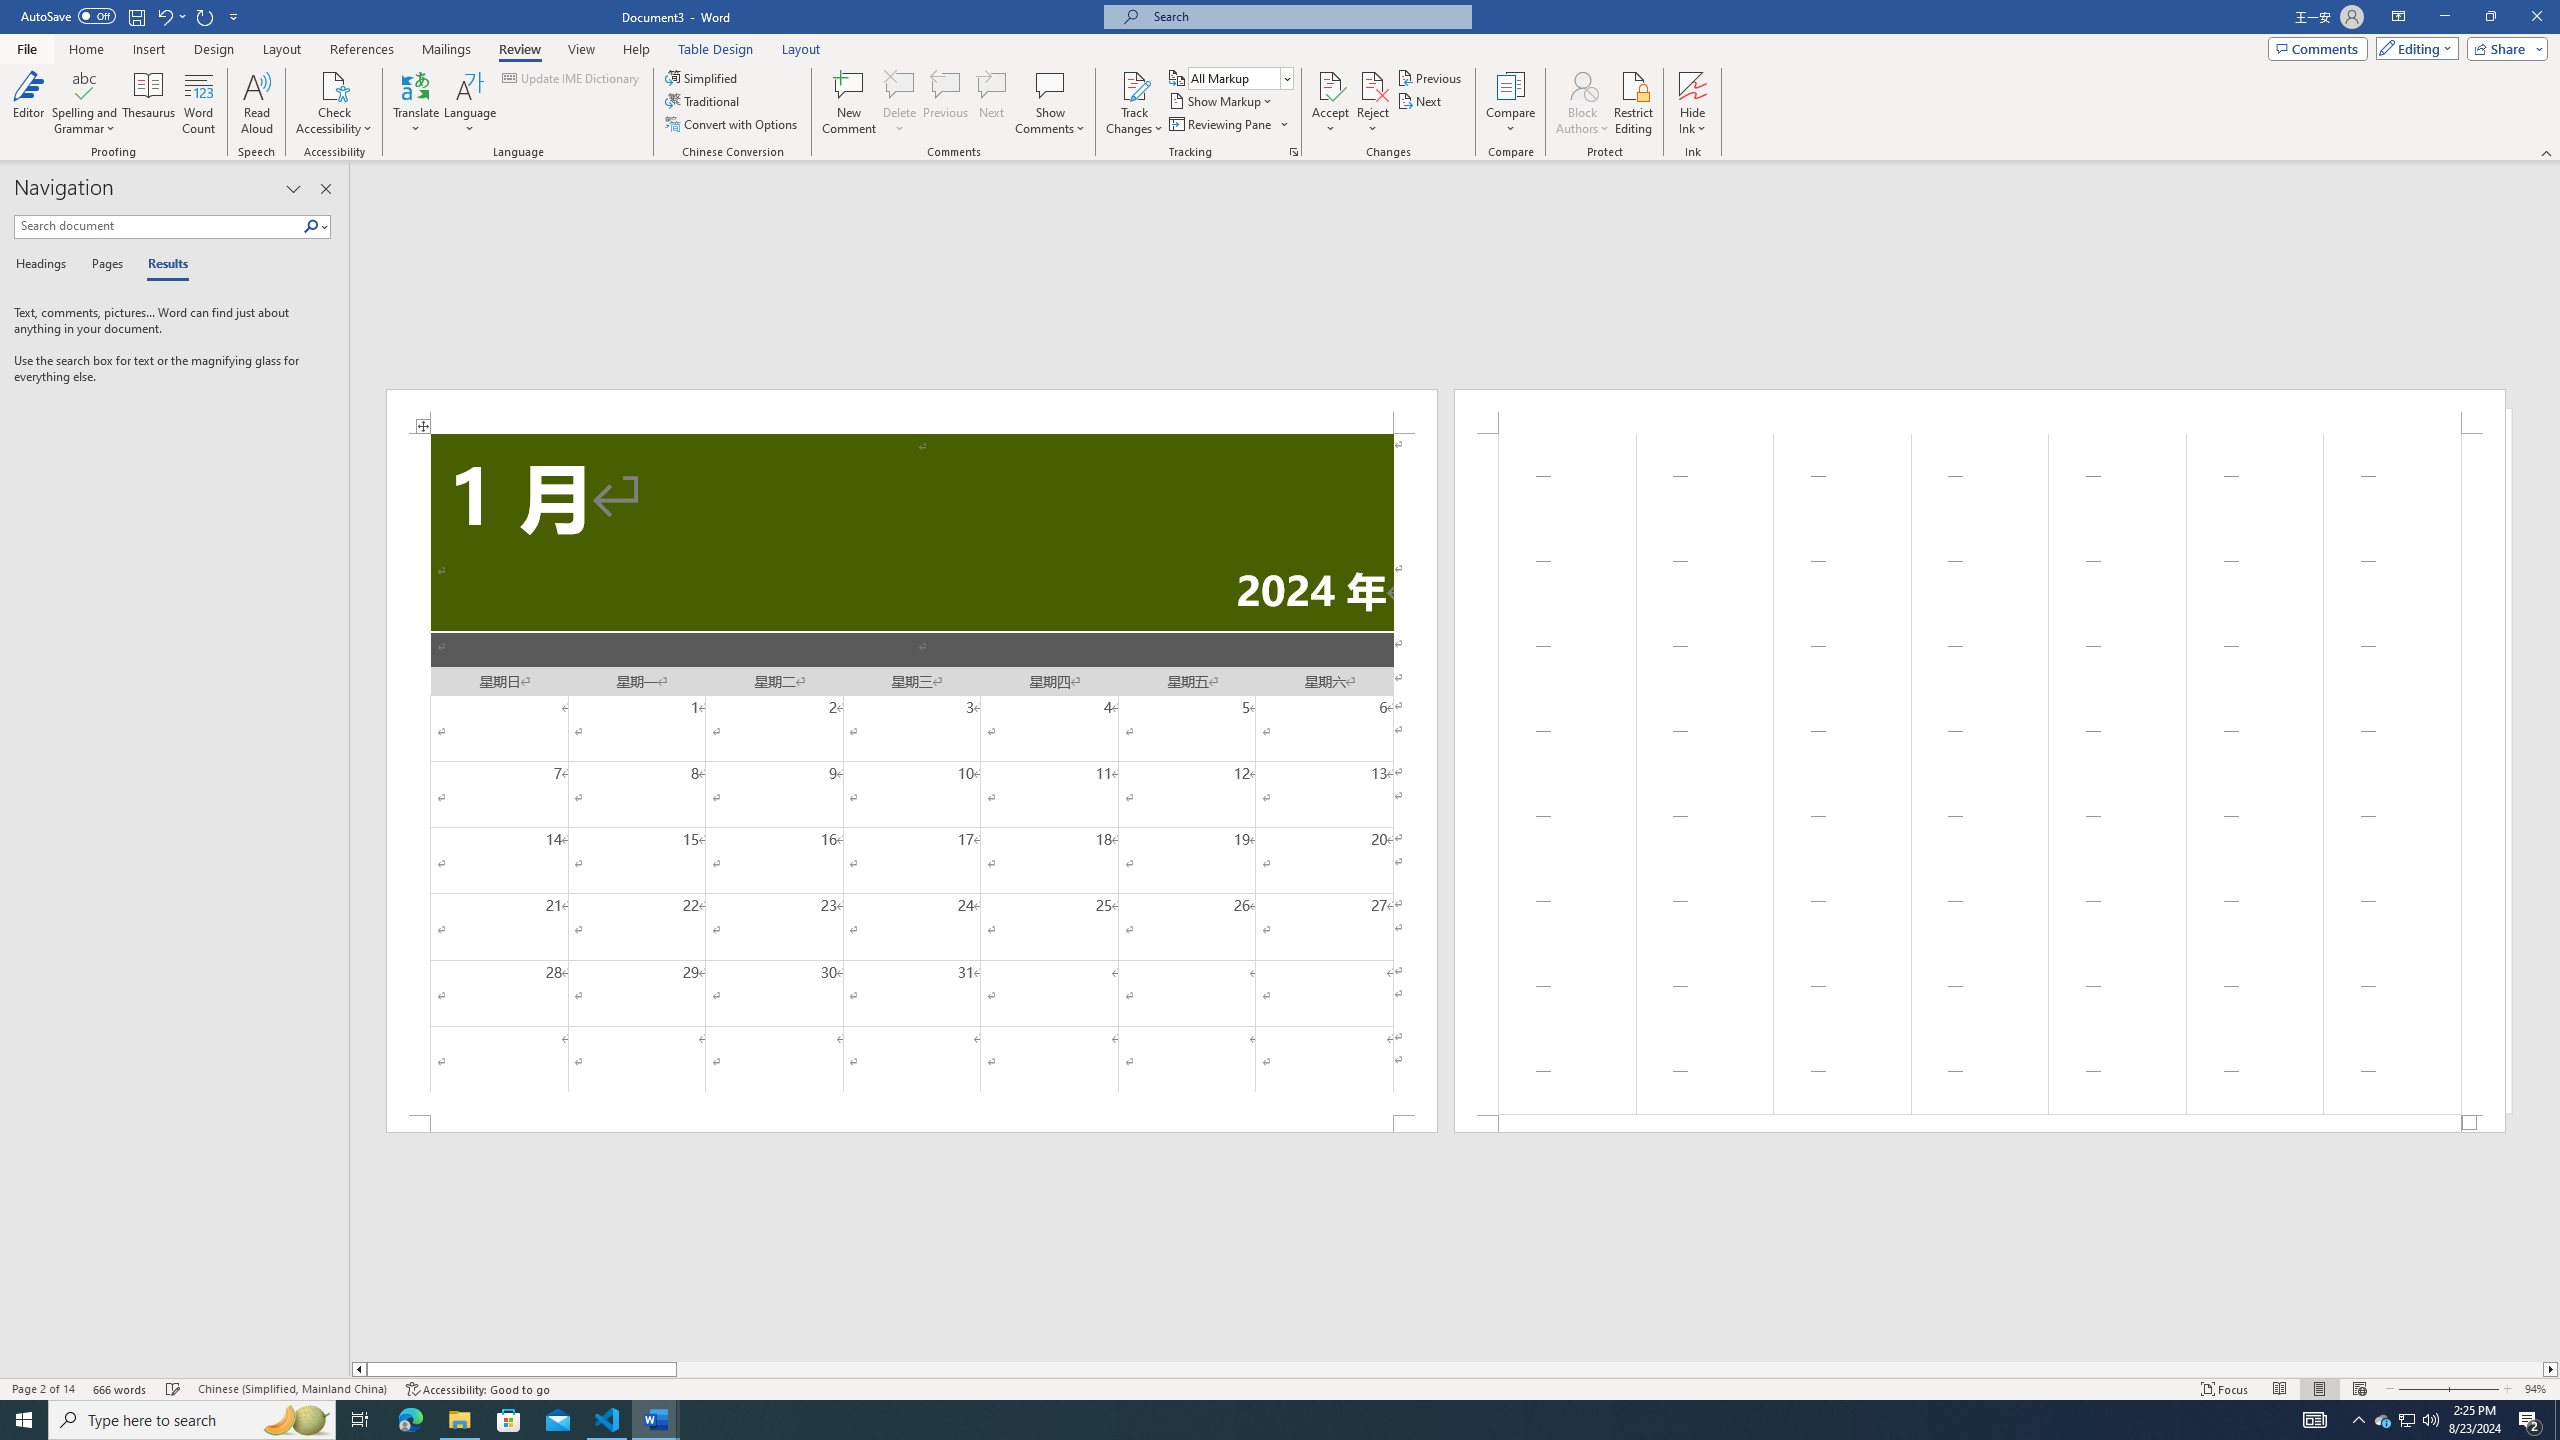 This screenshot has width=2560, height=1440. I want to click on 'Word Count', so click(199, 103).